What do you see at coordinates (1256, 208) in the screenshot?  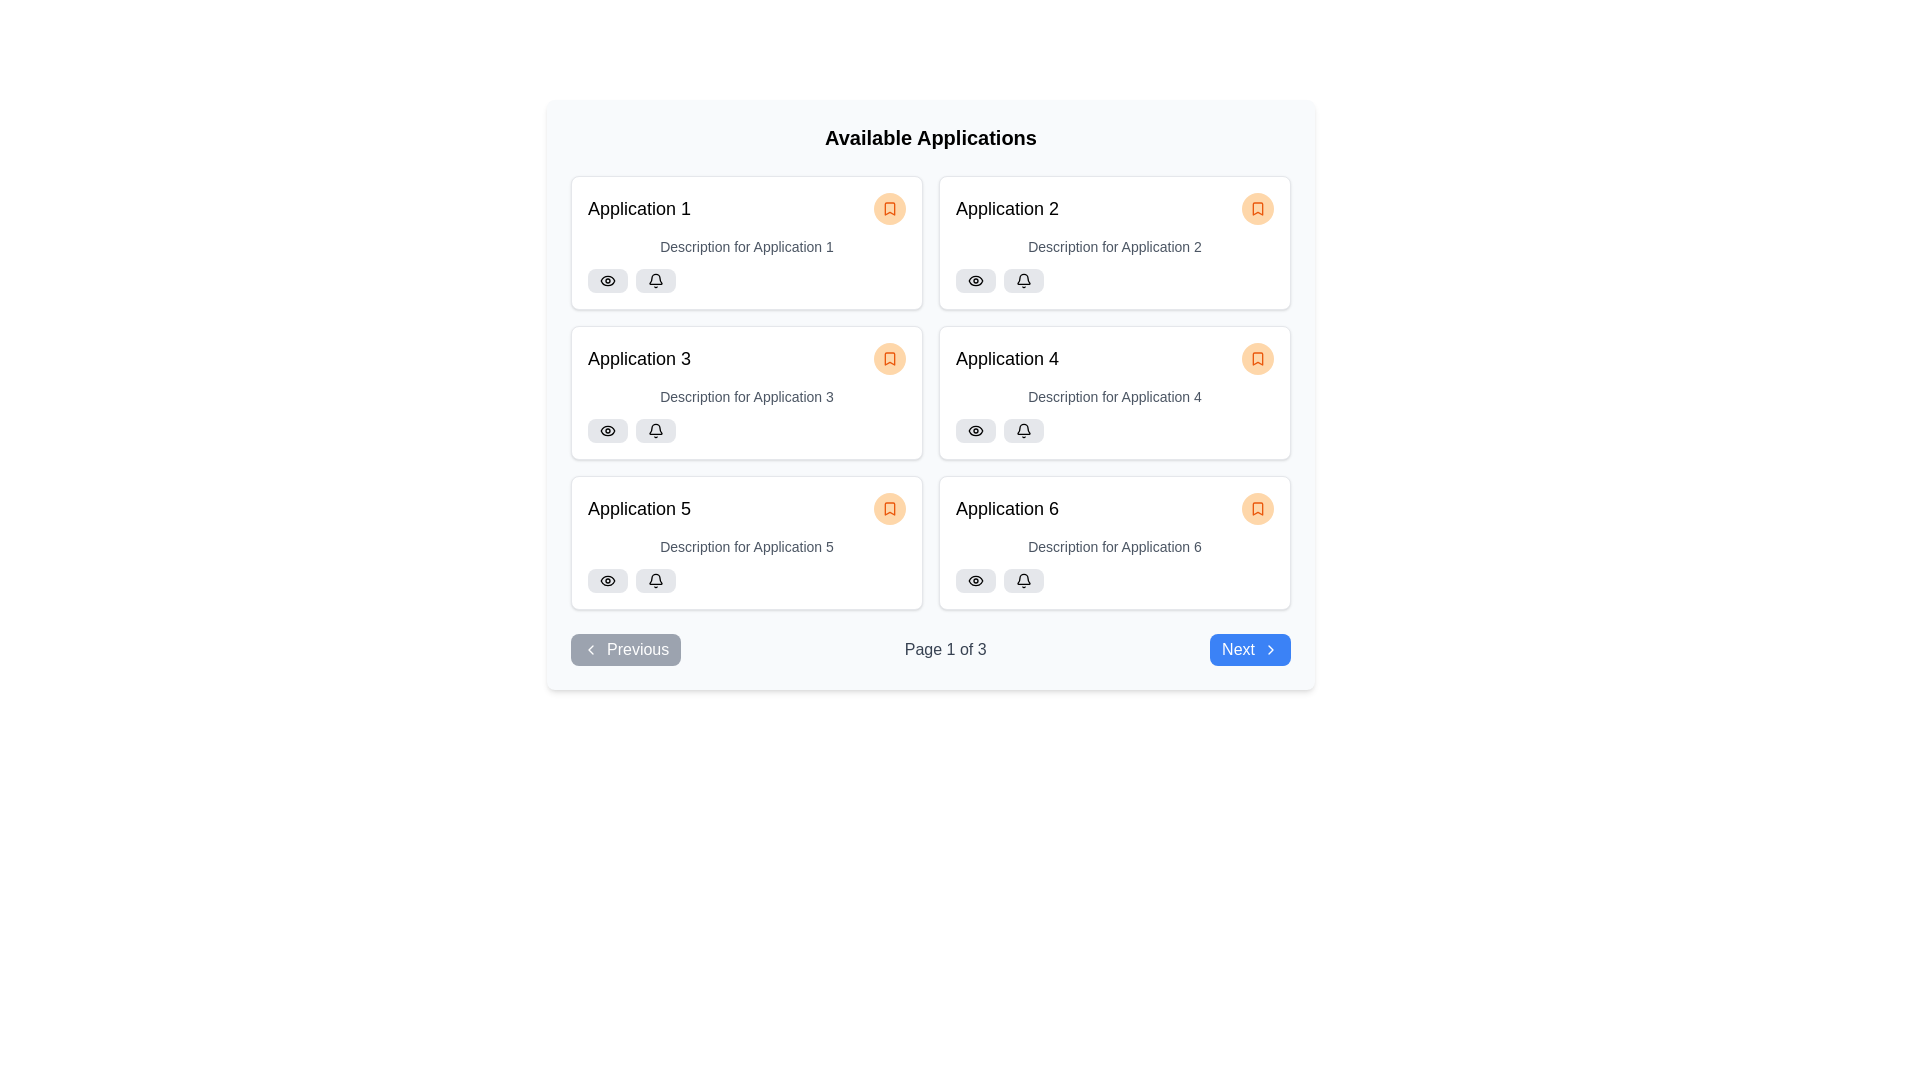 I see `the circular button with an orange background and a bookmark icon, located in the top-right region of the 'Application 2' card` at bounding box center [1256, 208].